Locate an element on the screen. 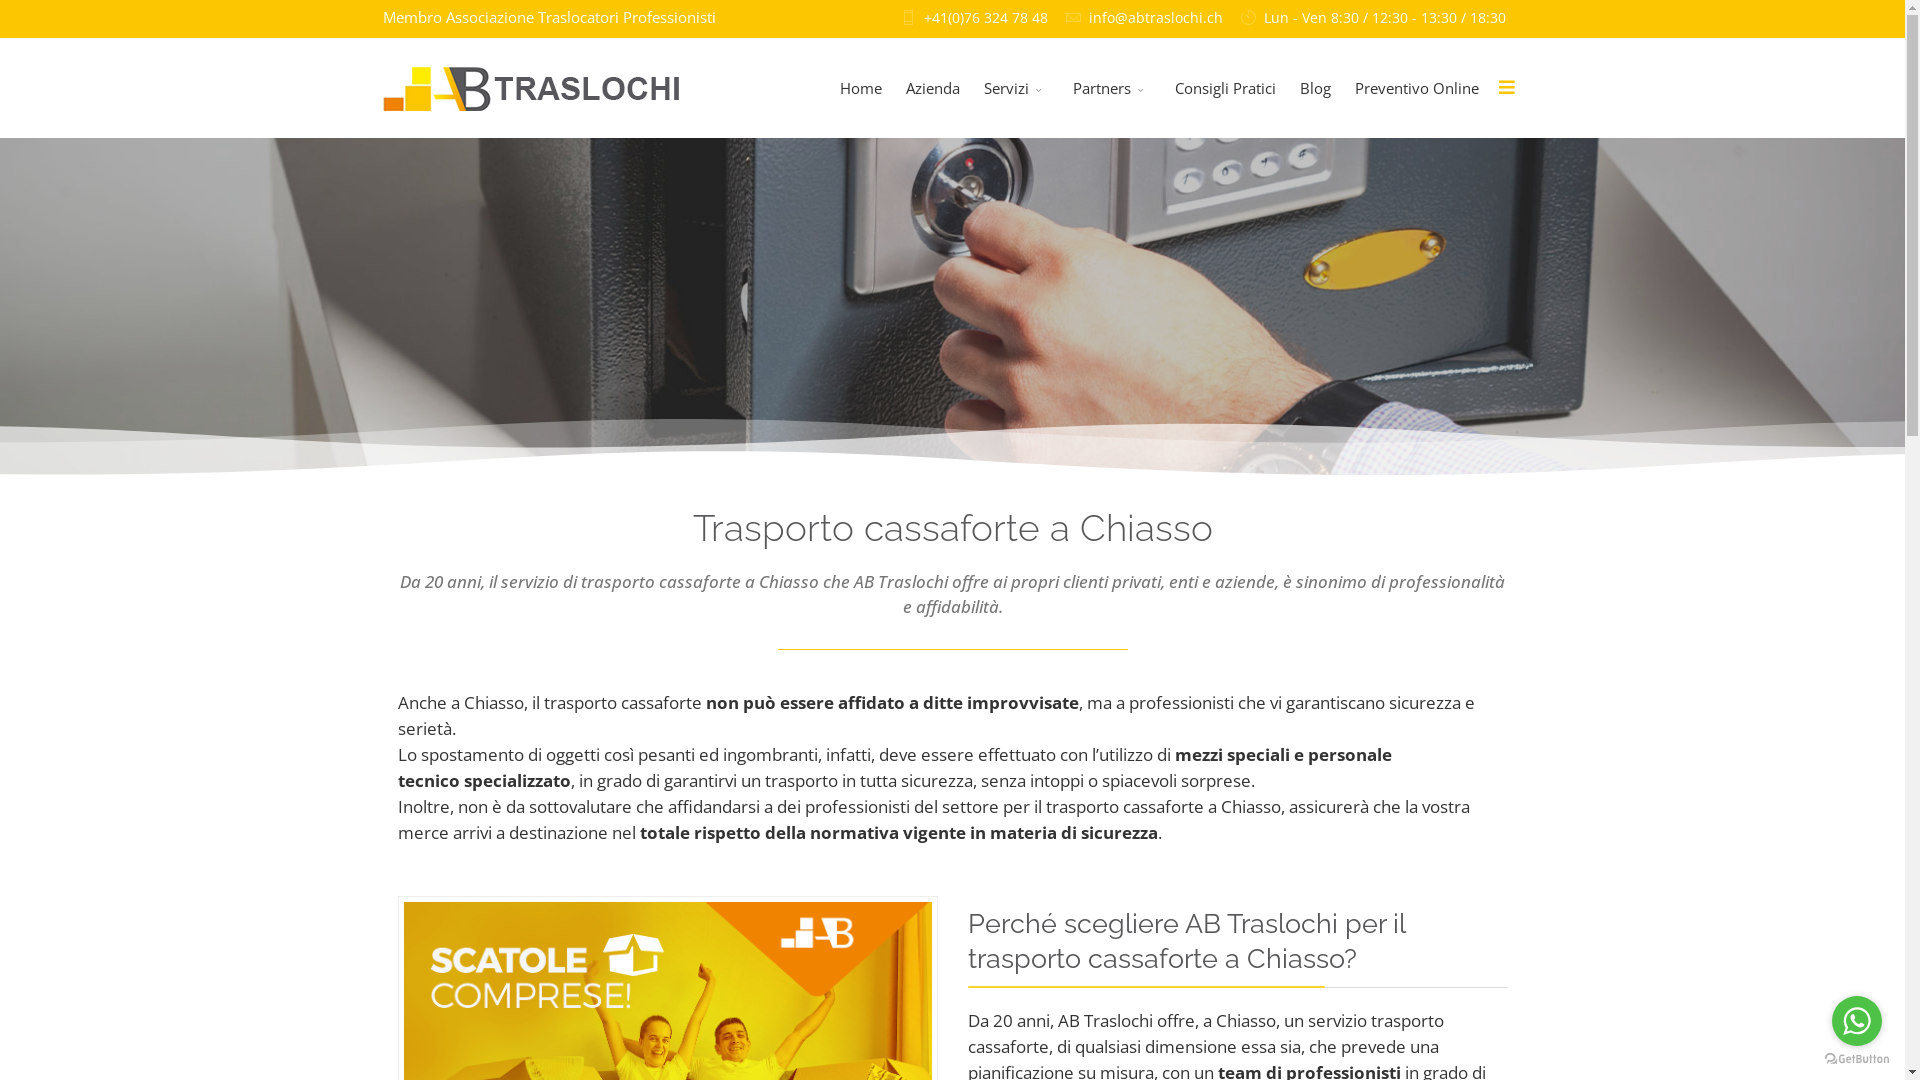 This screenshot has height=1080, width=1920. '+41(0)76 324 78 48' is located at coordinates (985, 18).